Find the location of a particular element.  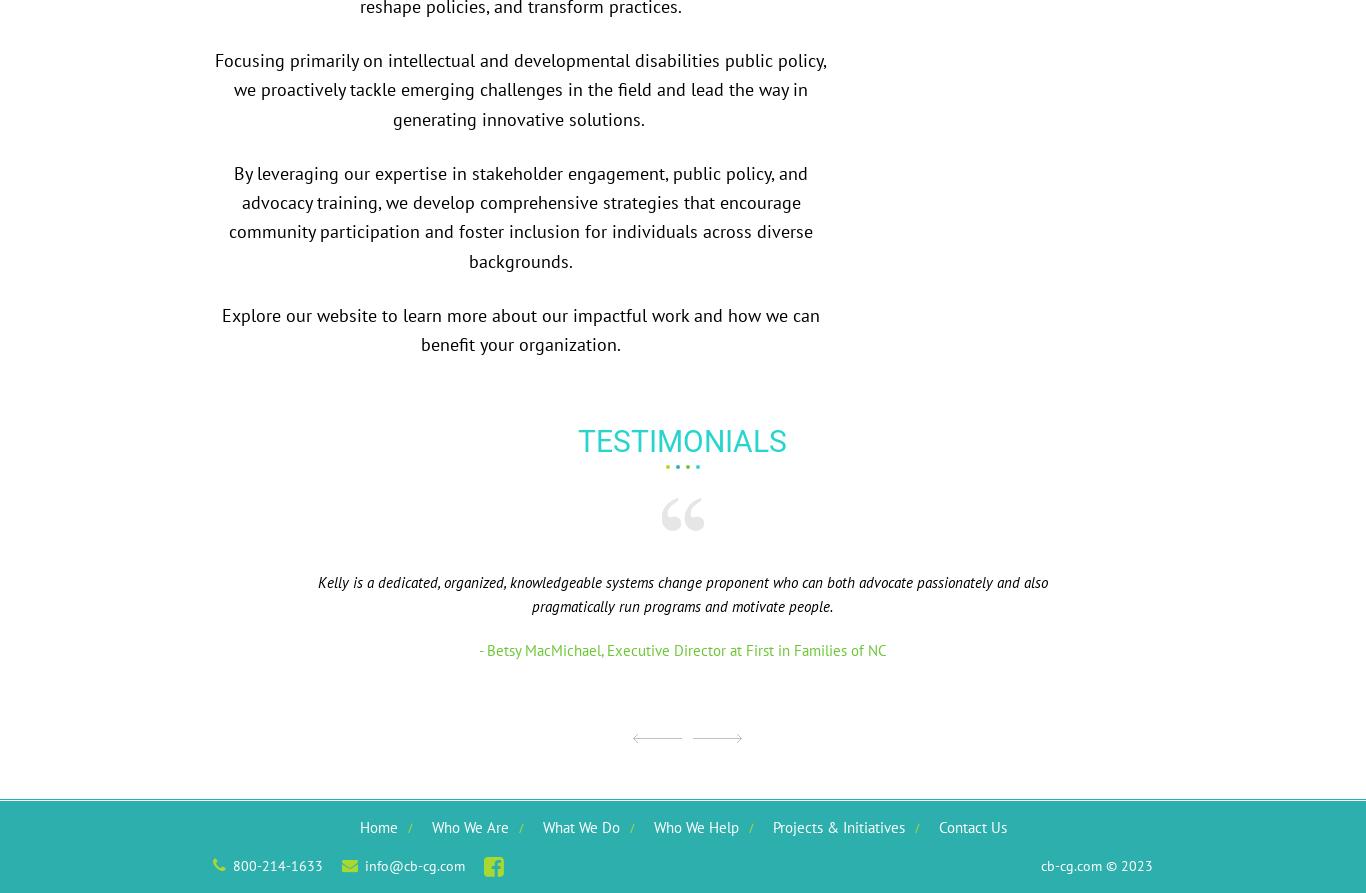

'Home' is located at coordinates (376, 825).